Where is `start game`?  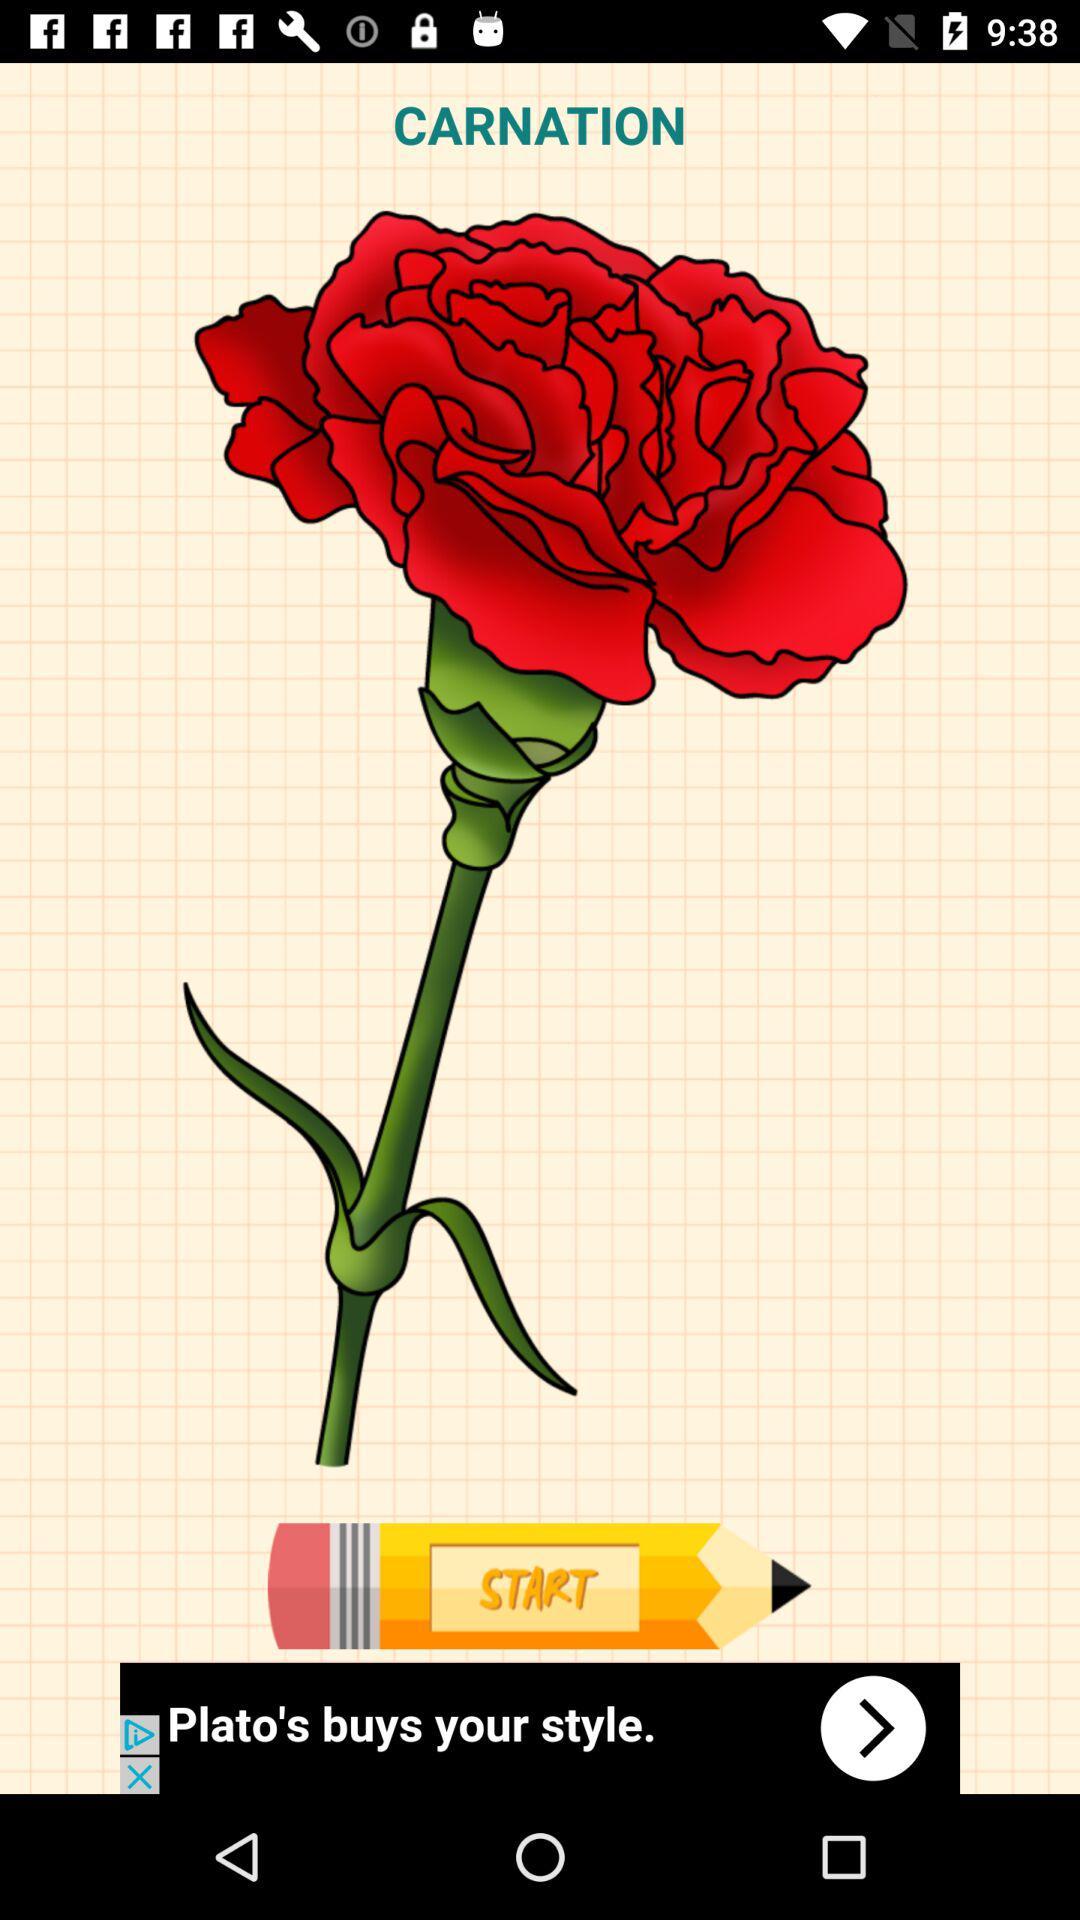
start game is located at coordinates (538, 1585).